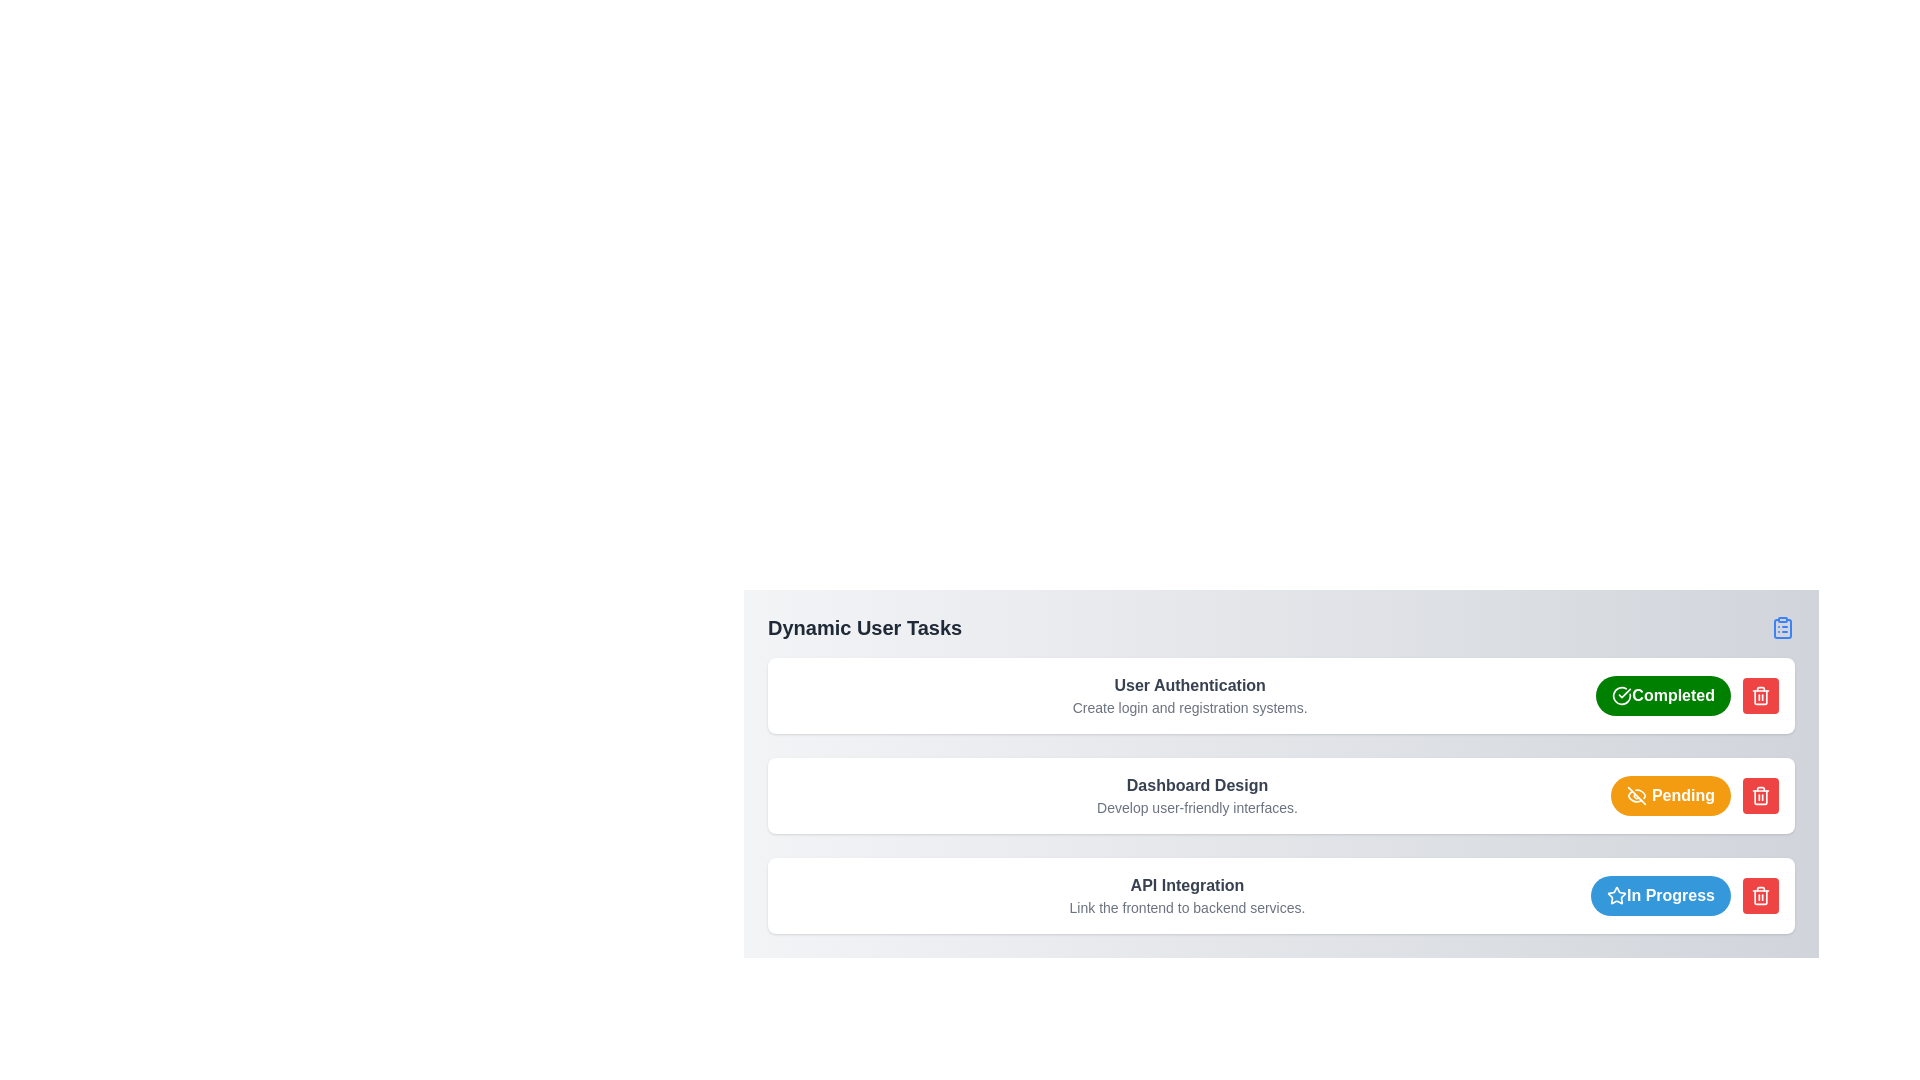  What do you see at coordinates (1197, 806) in the screenshot?
I see `the Text label that serves as a descriptive subtitle for the task labeled 'Dashboard Design', located in the middle card of the task stack` at bounding box center [1197, 806].